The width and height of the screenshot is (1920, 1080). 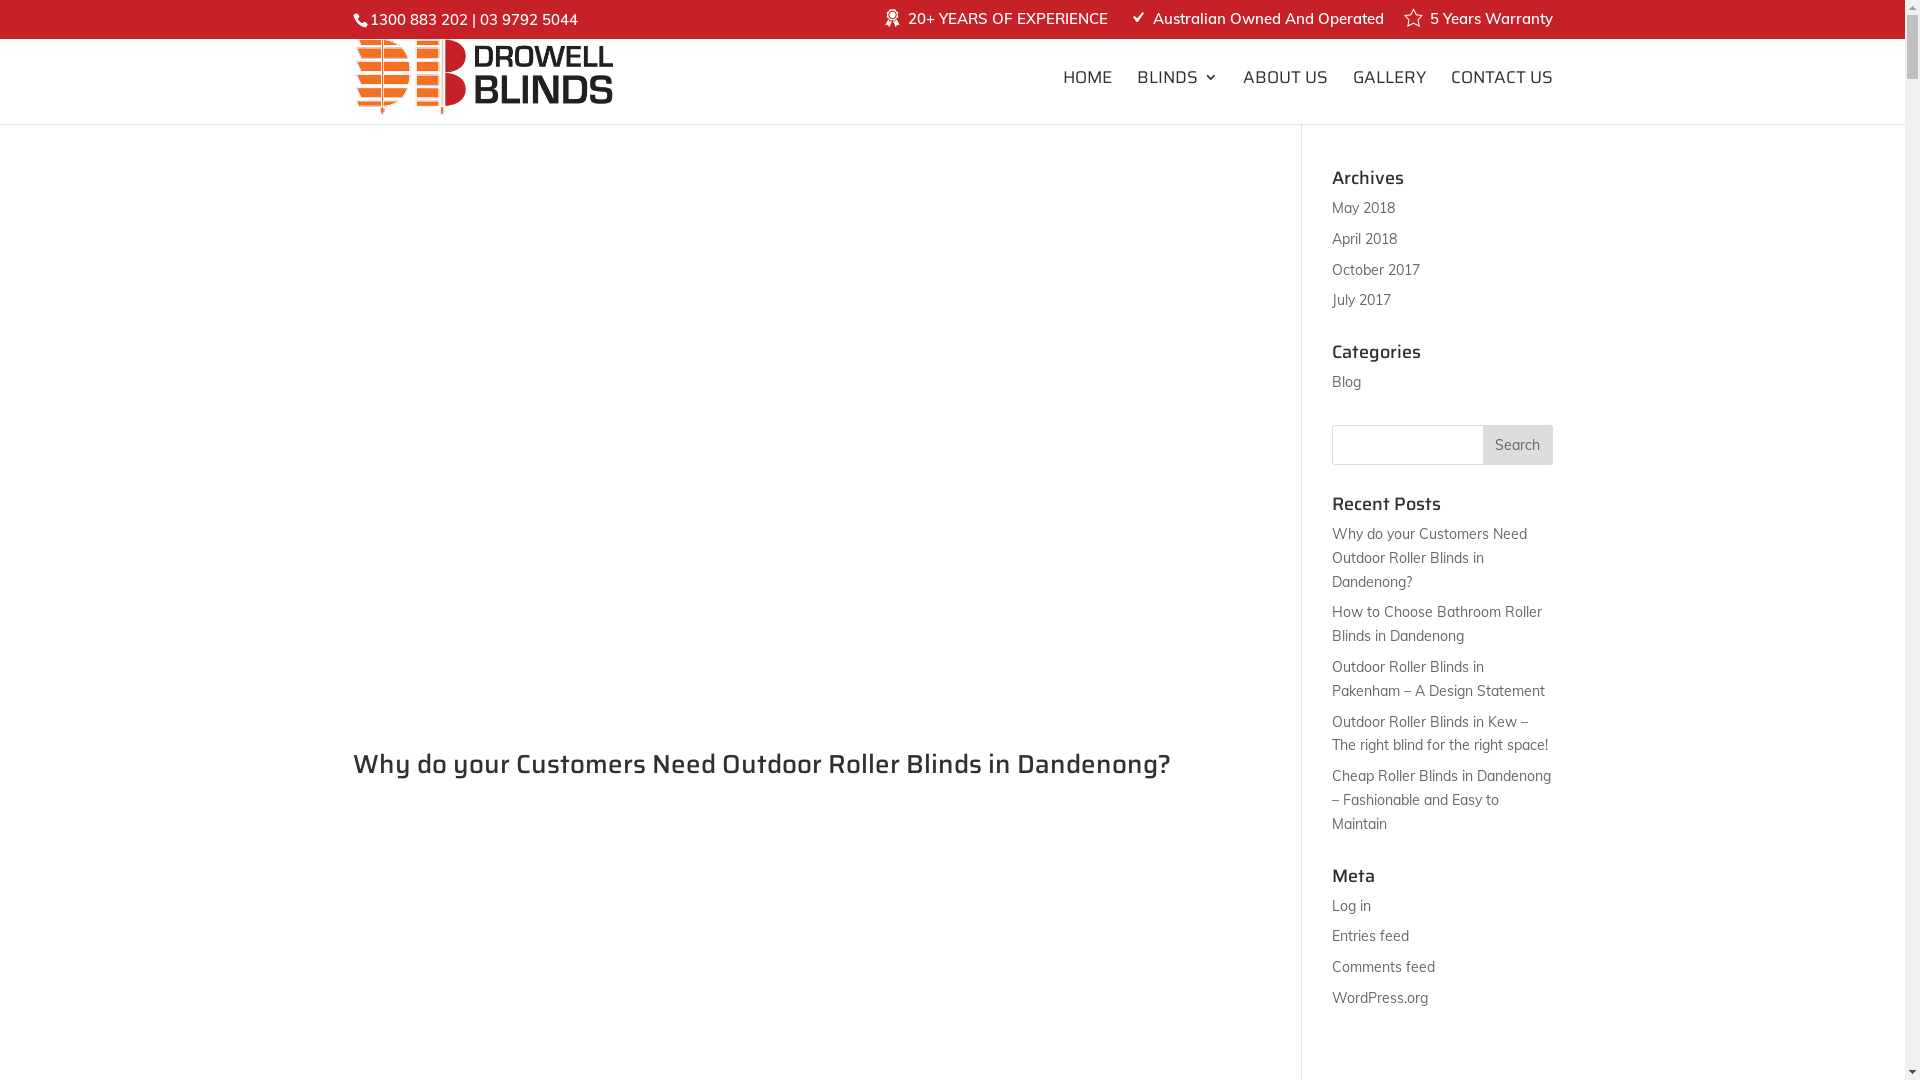 I want to click on '20+ YEARS OF EXPERIENCE', so click(x=994, y=24).